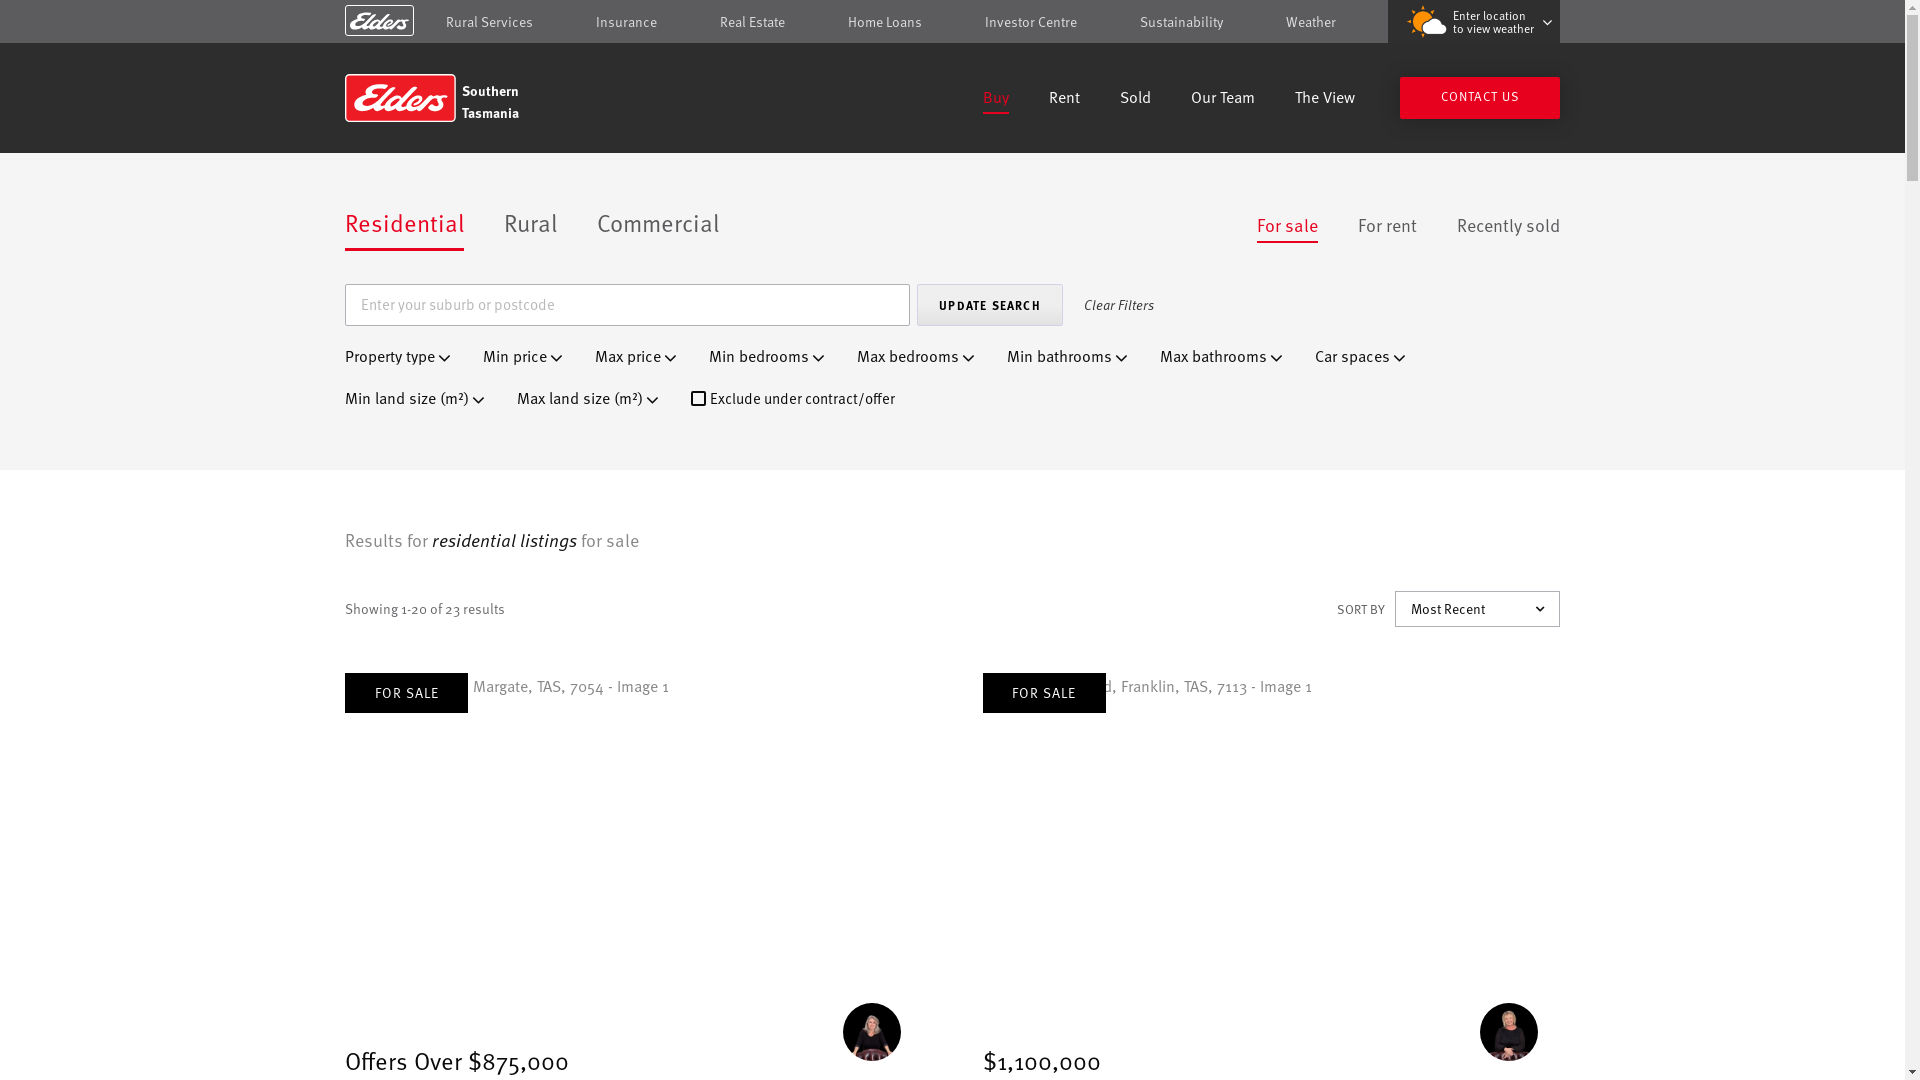  I want to click on 'Our Team', so click(1190, 99).